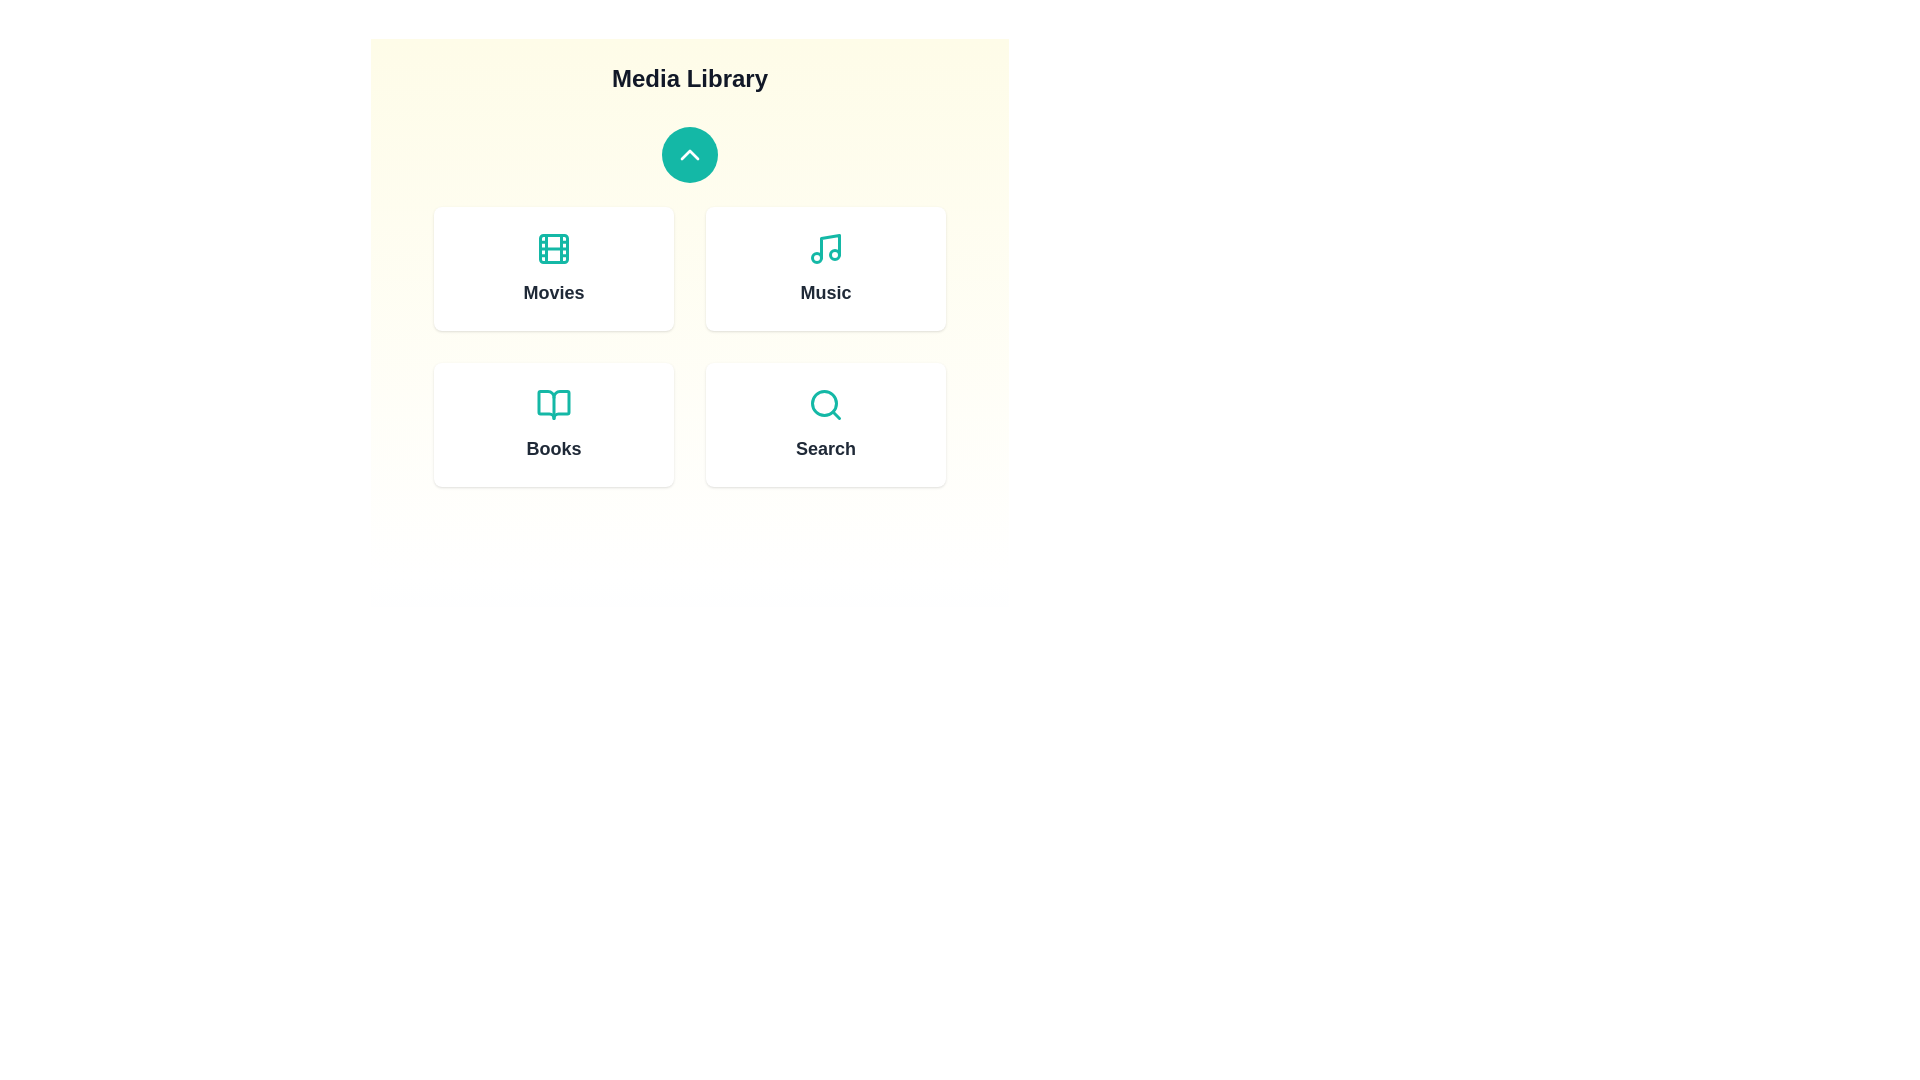 The image size is (1920, 1080). I want to click on the section card labeled Music, so click(825, 268).